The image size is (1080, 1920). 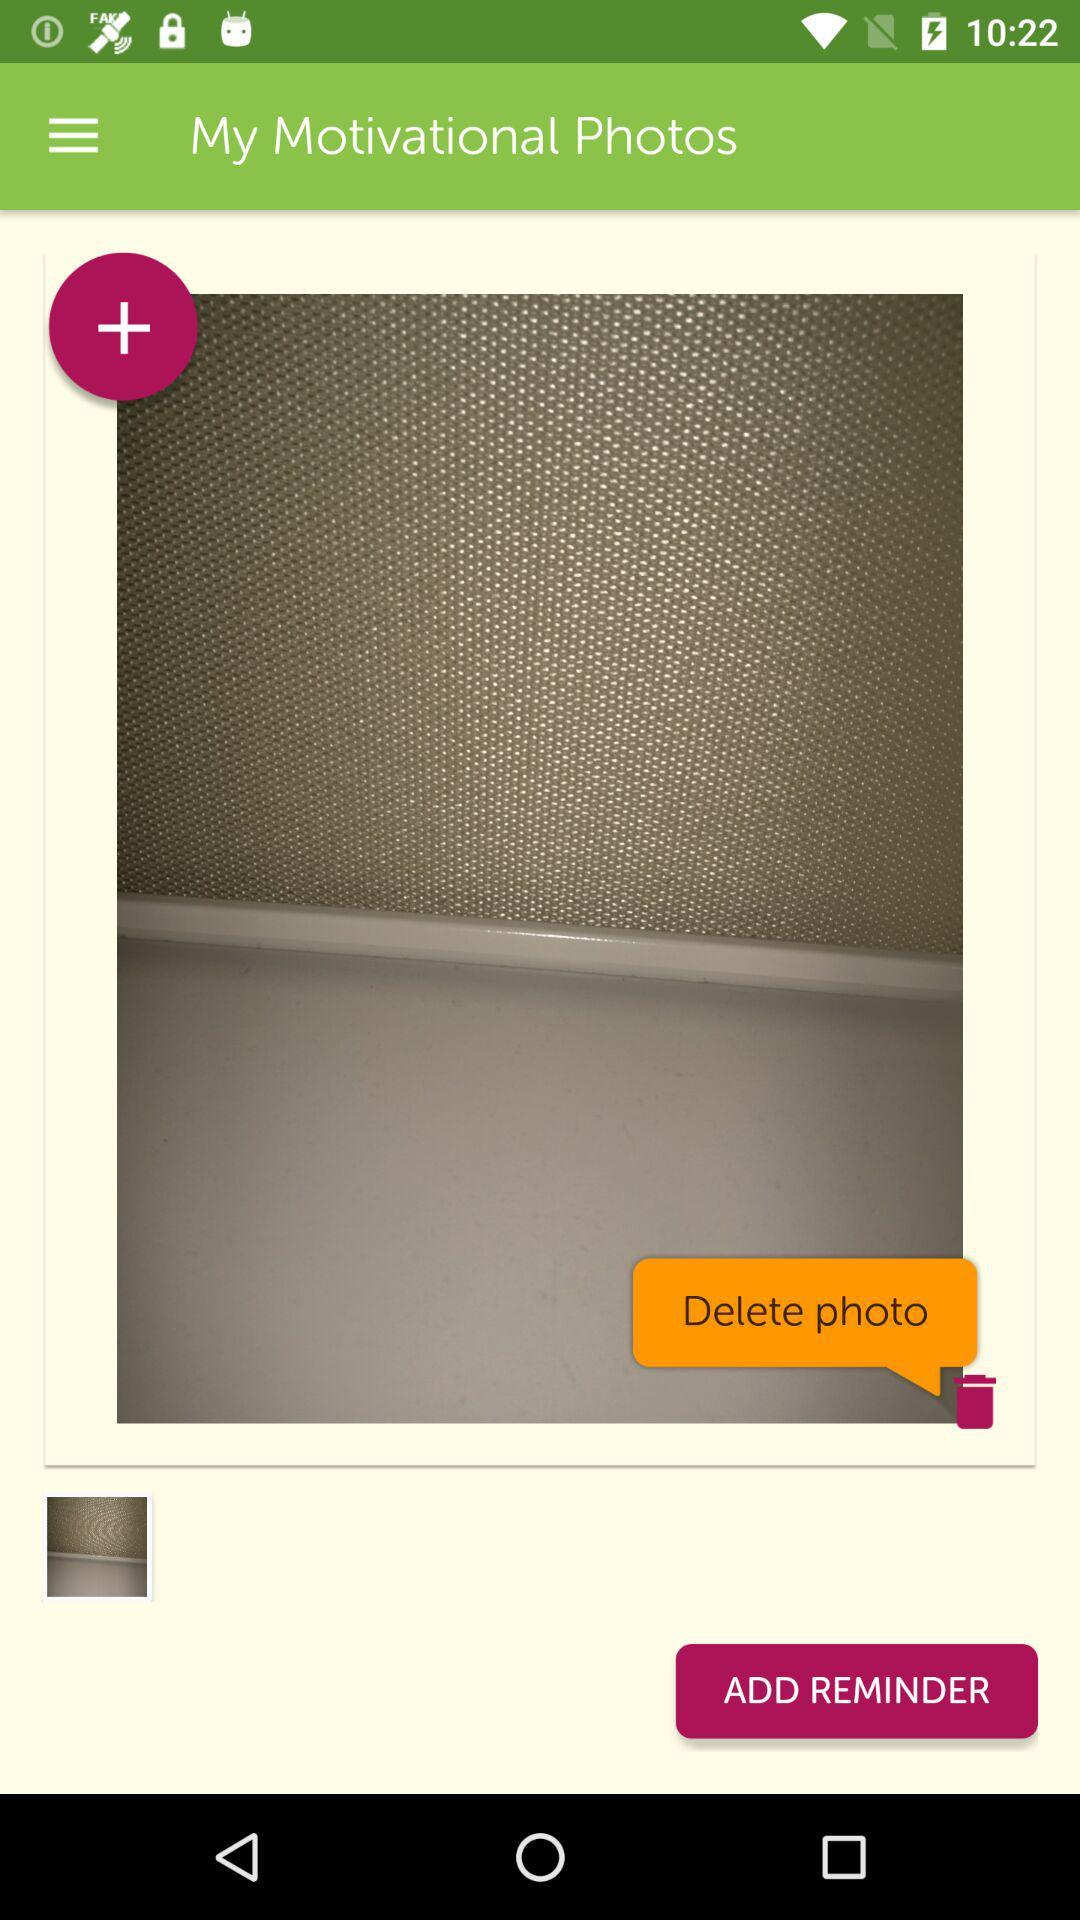 I want to click on the add reminder icon, so click(x=855, y=1690).